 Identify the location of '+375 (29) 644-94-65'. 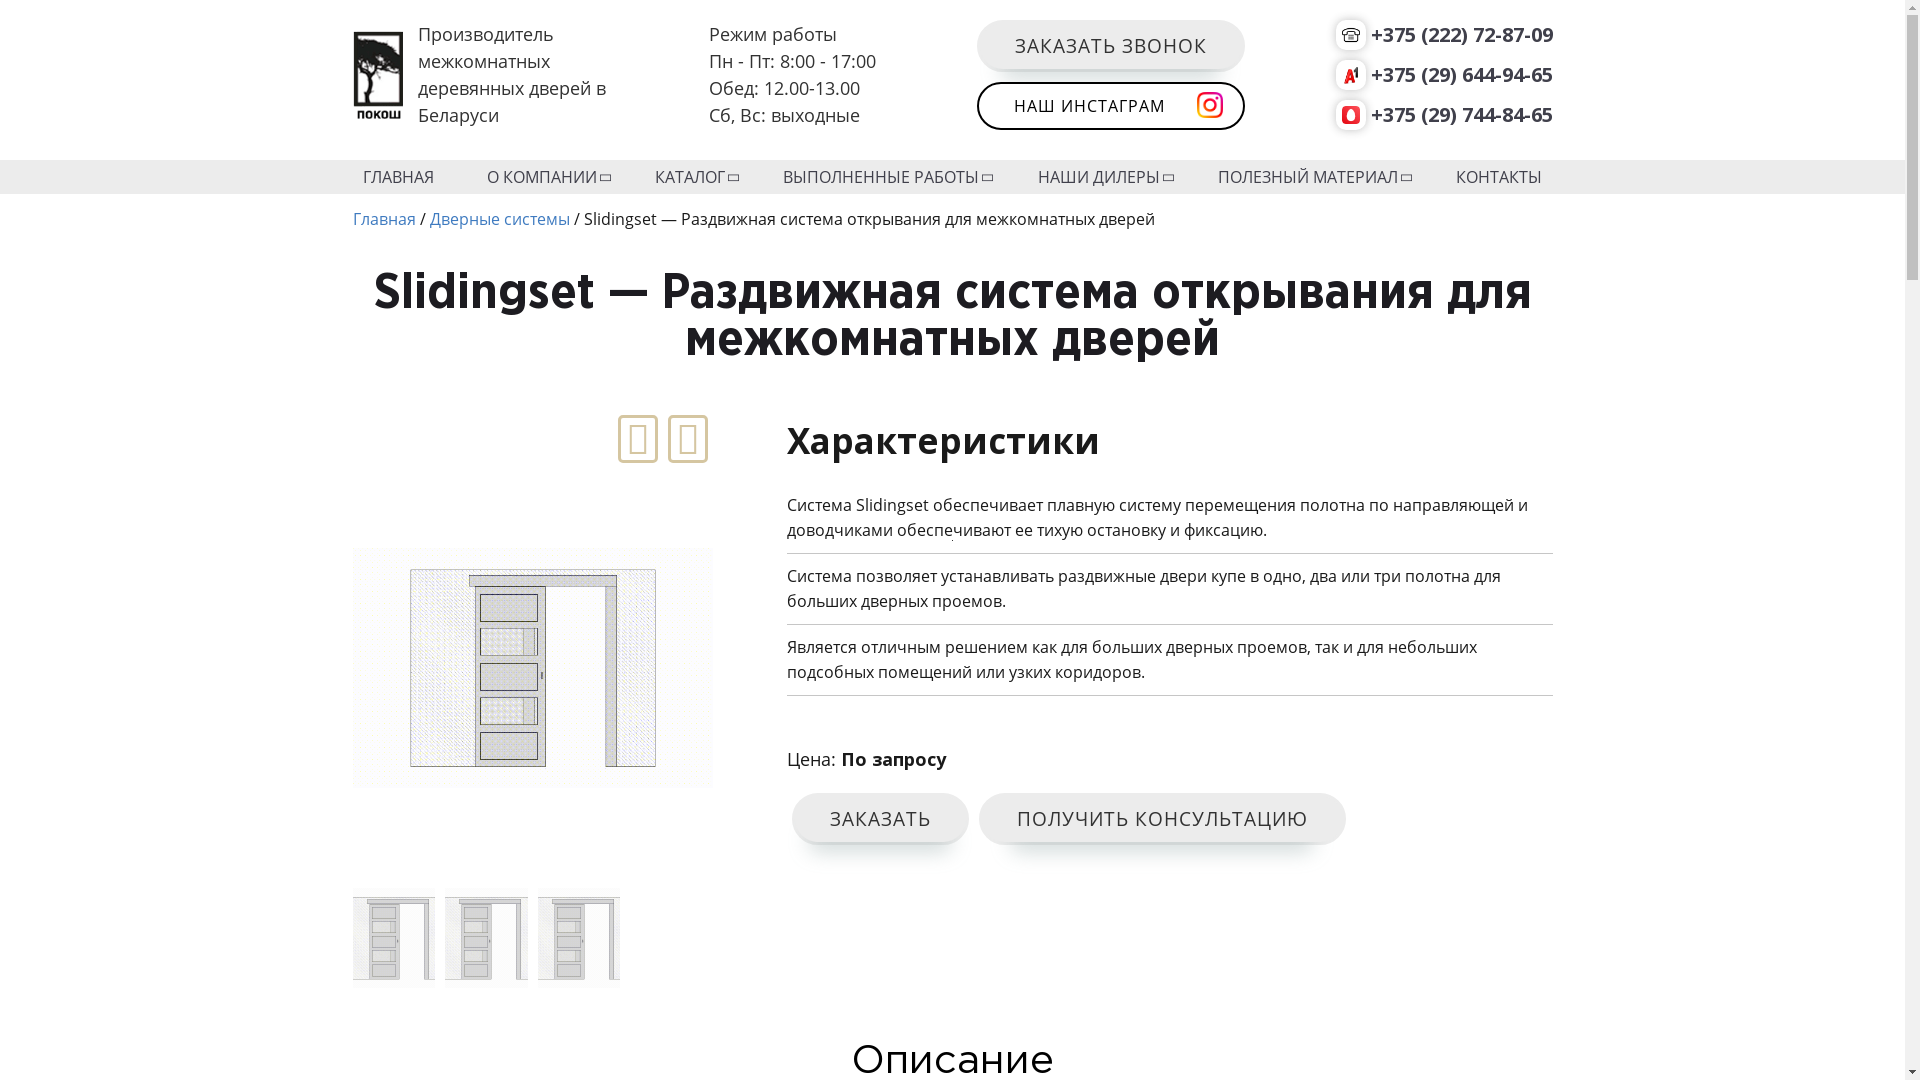
(1444, 73).